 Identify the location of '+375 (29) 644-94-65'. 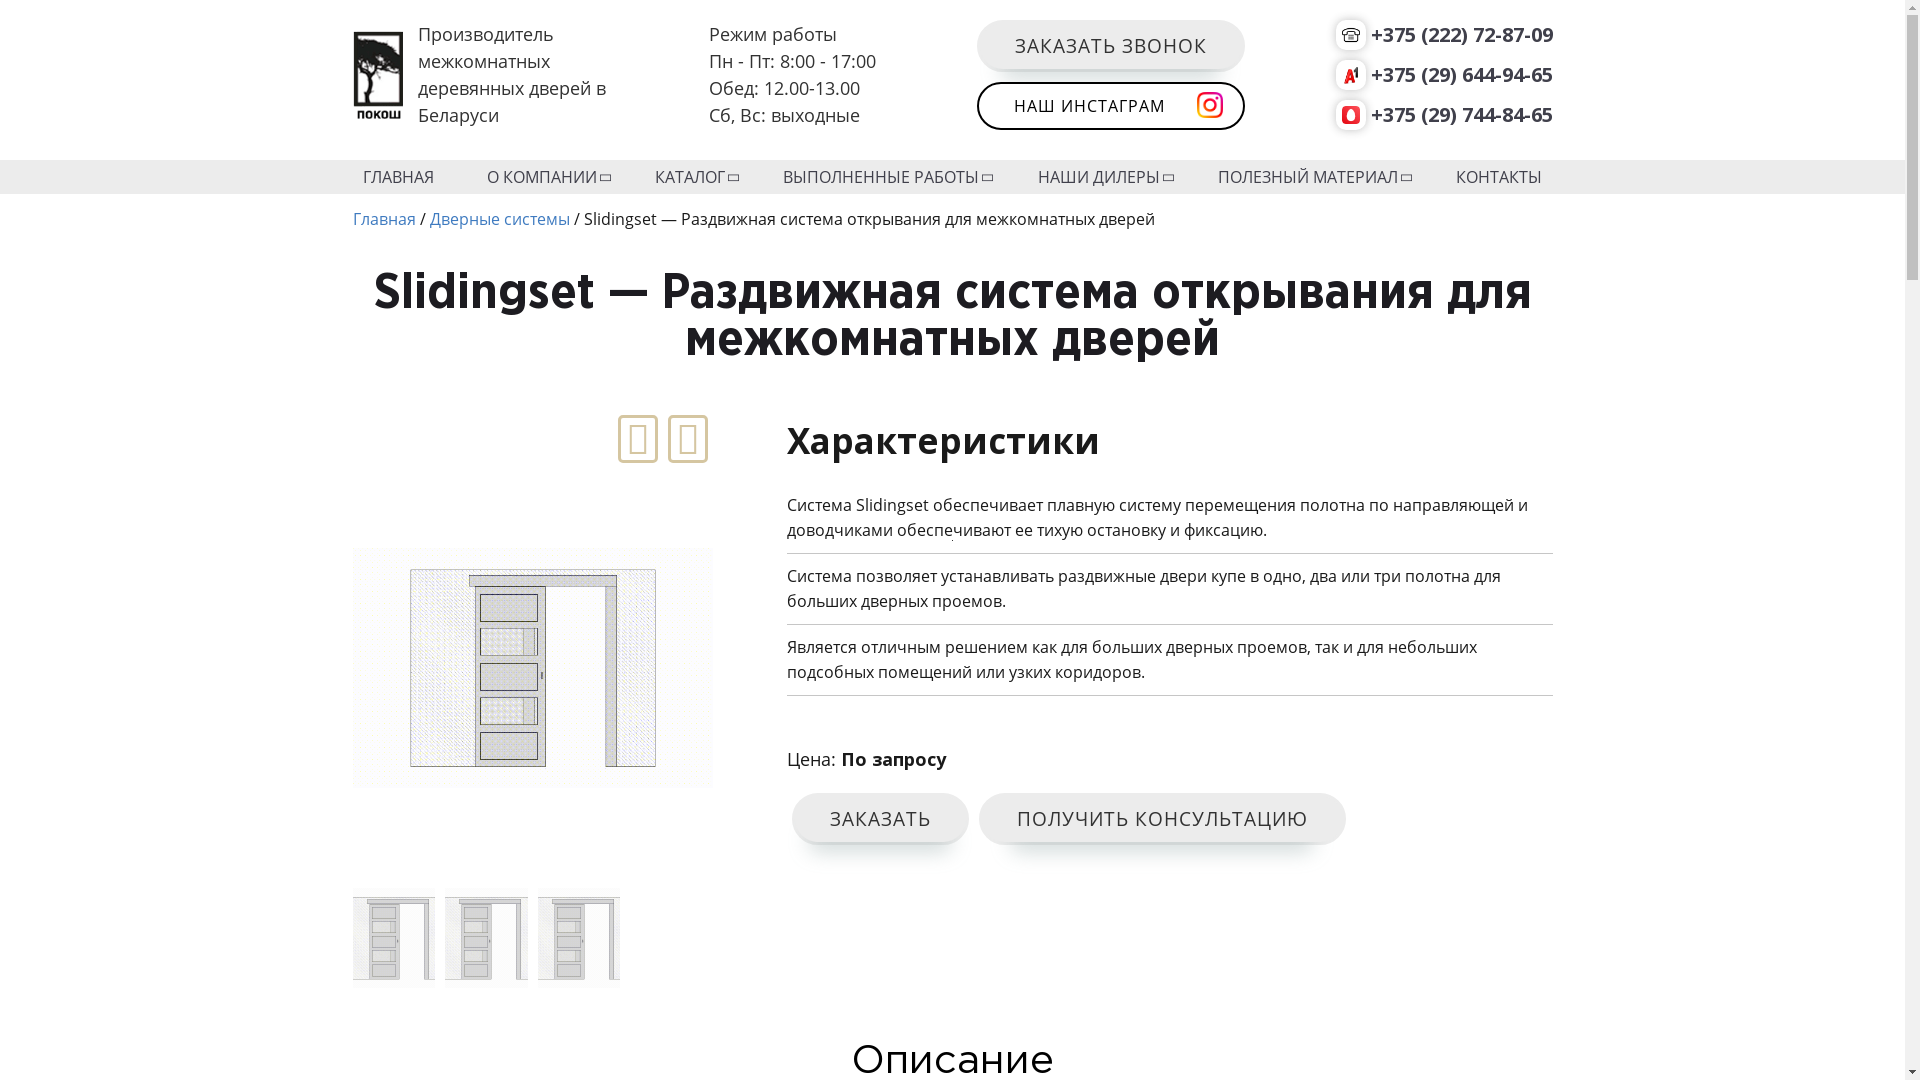
(1444, 73).